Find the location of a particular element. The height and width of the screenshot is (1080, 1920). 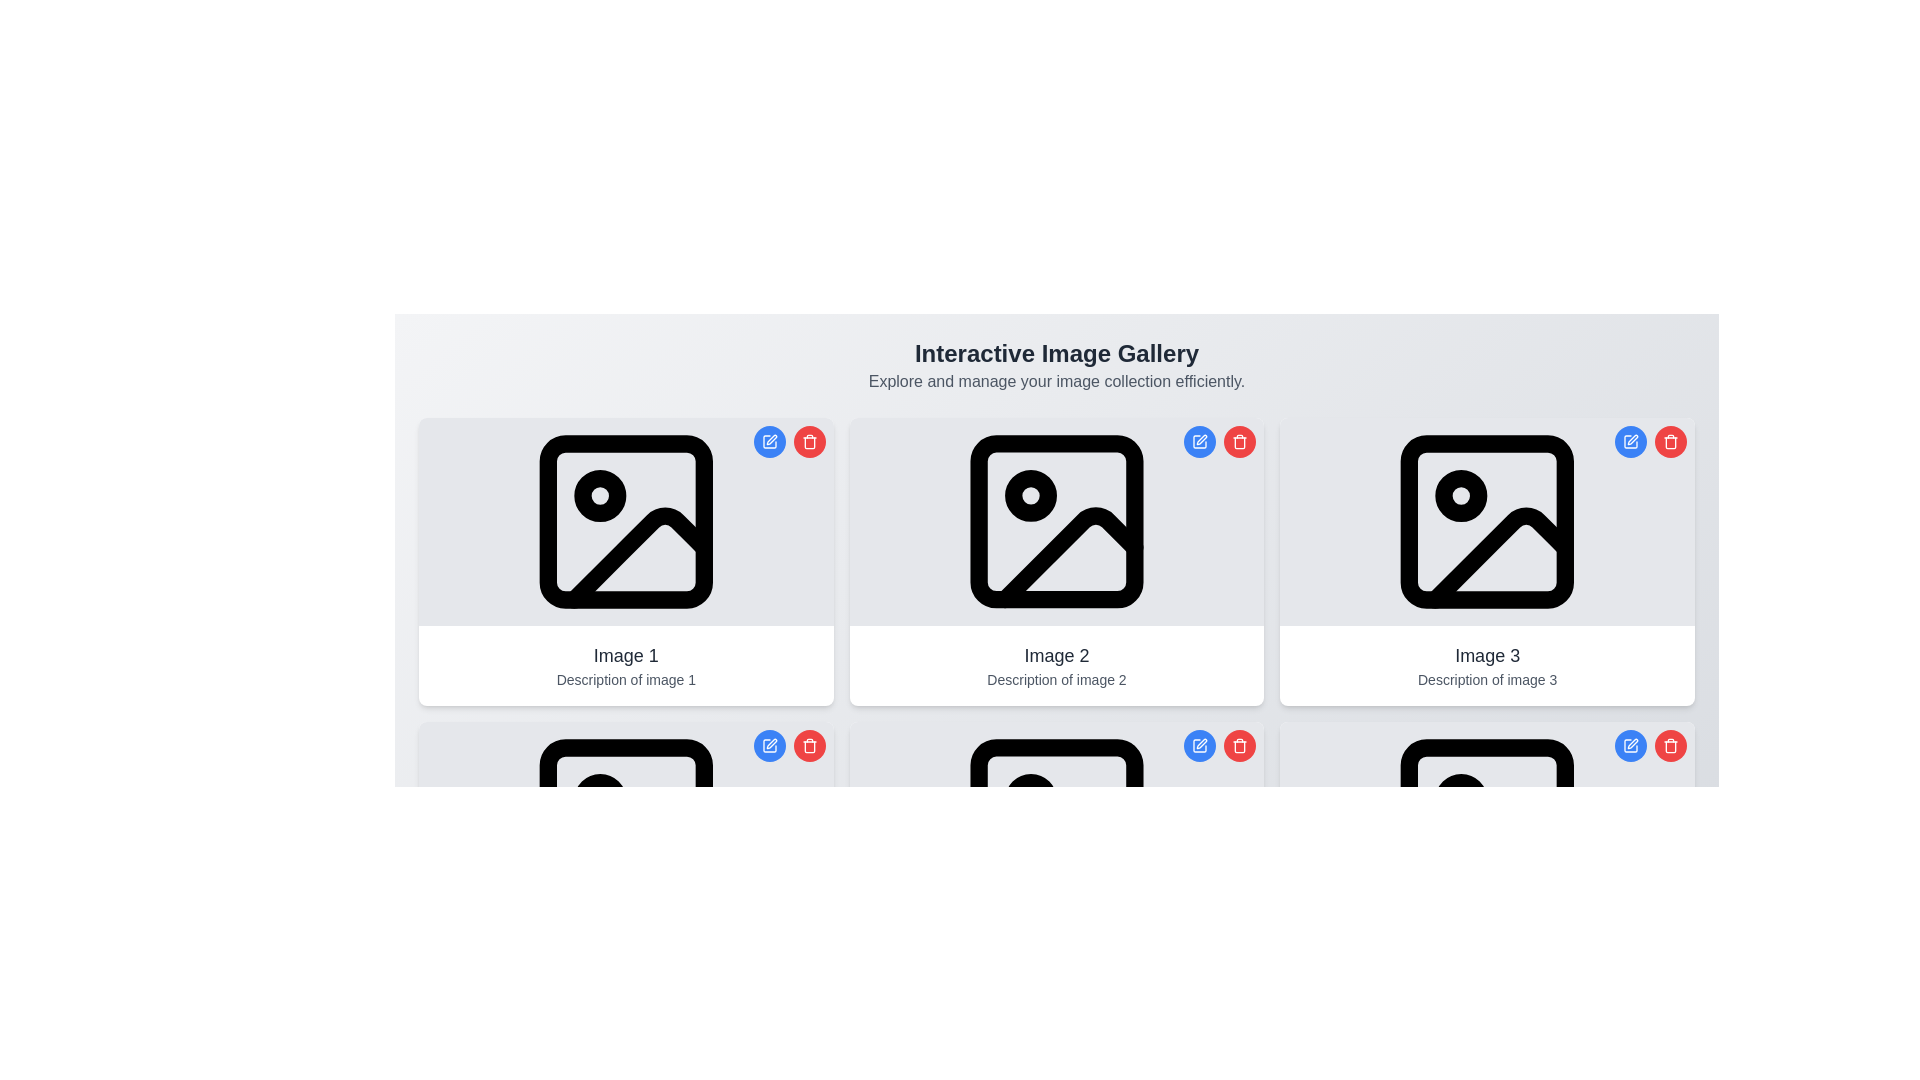

the third card UI element in the first row of the image gallery is located at coordinates (1487, 562).